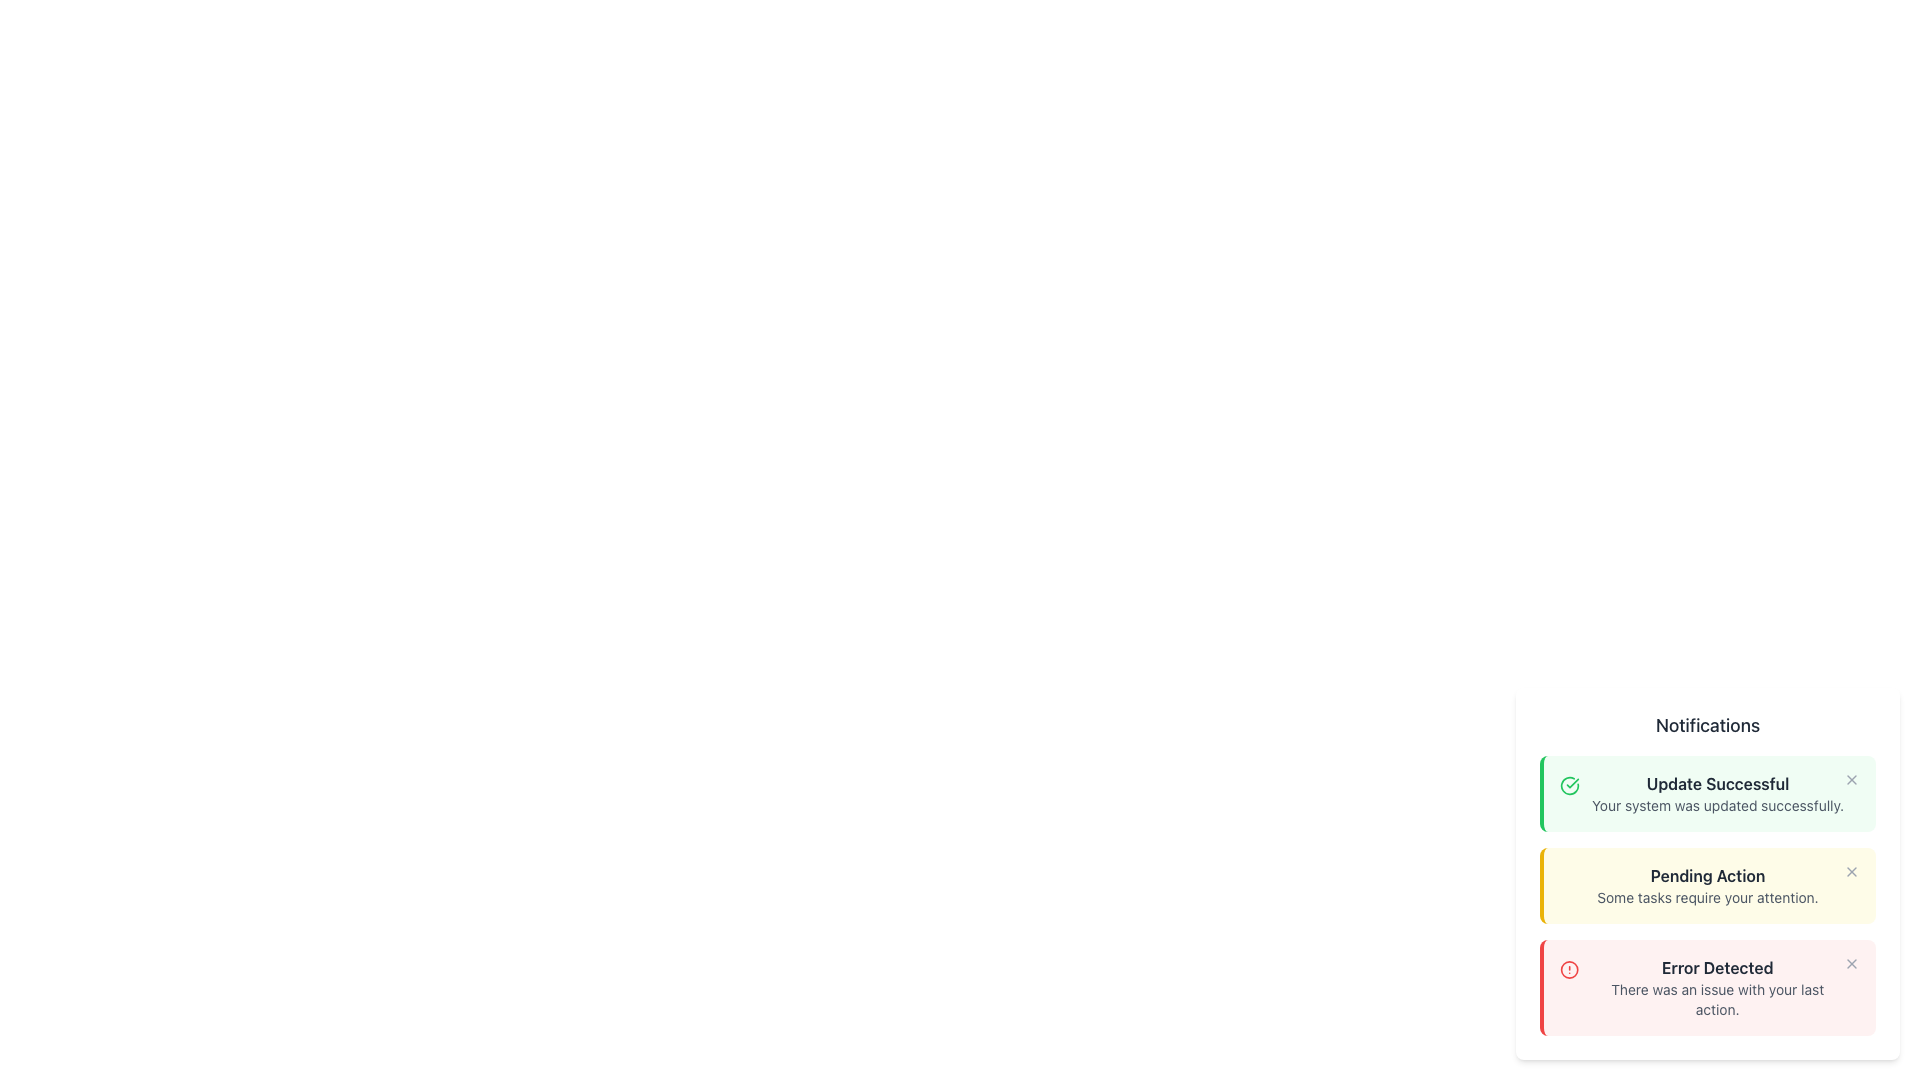 The image size is (1920, 1080). I want to click on the second notification card in the 'Notifications' section to interact with other elements within or around it, so click(1708, 885).